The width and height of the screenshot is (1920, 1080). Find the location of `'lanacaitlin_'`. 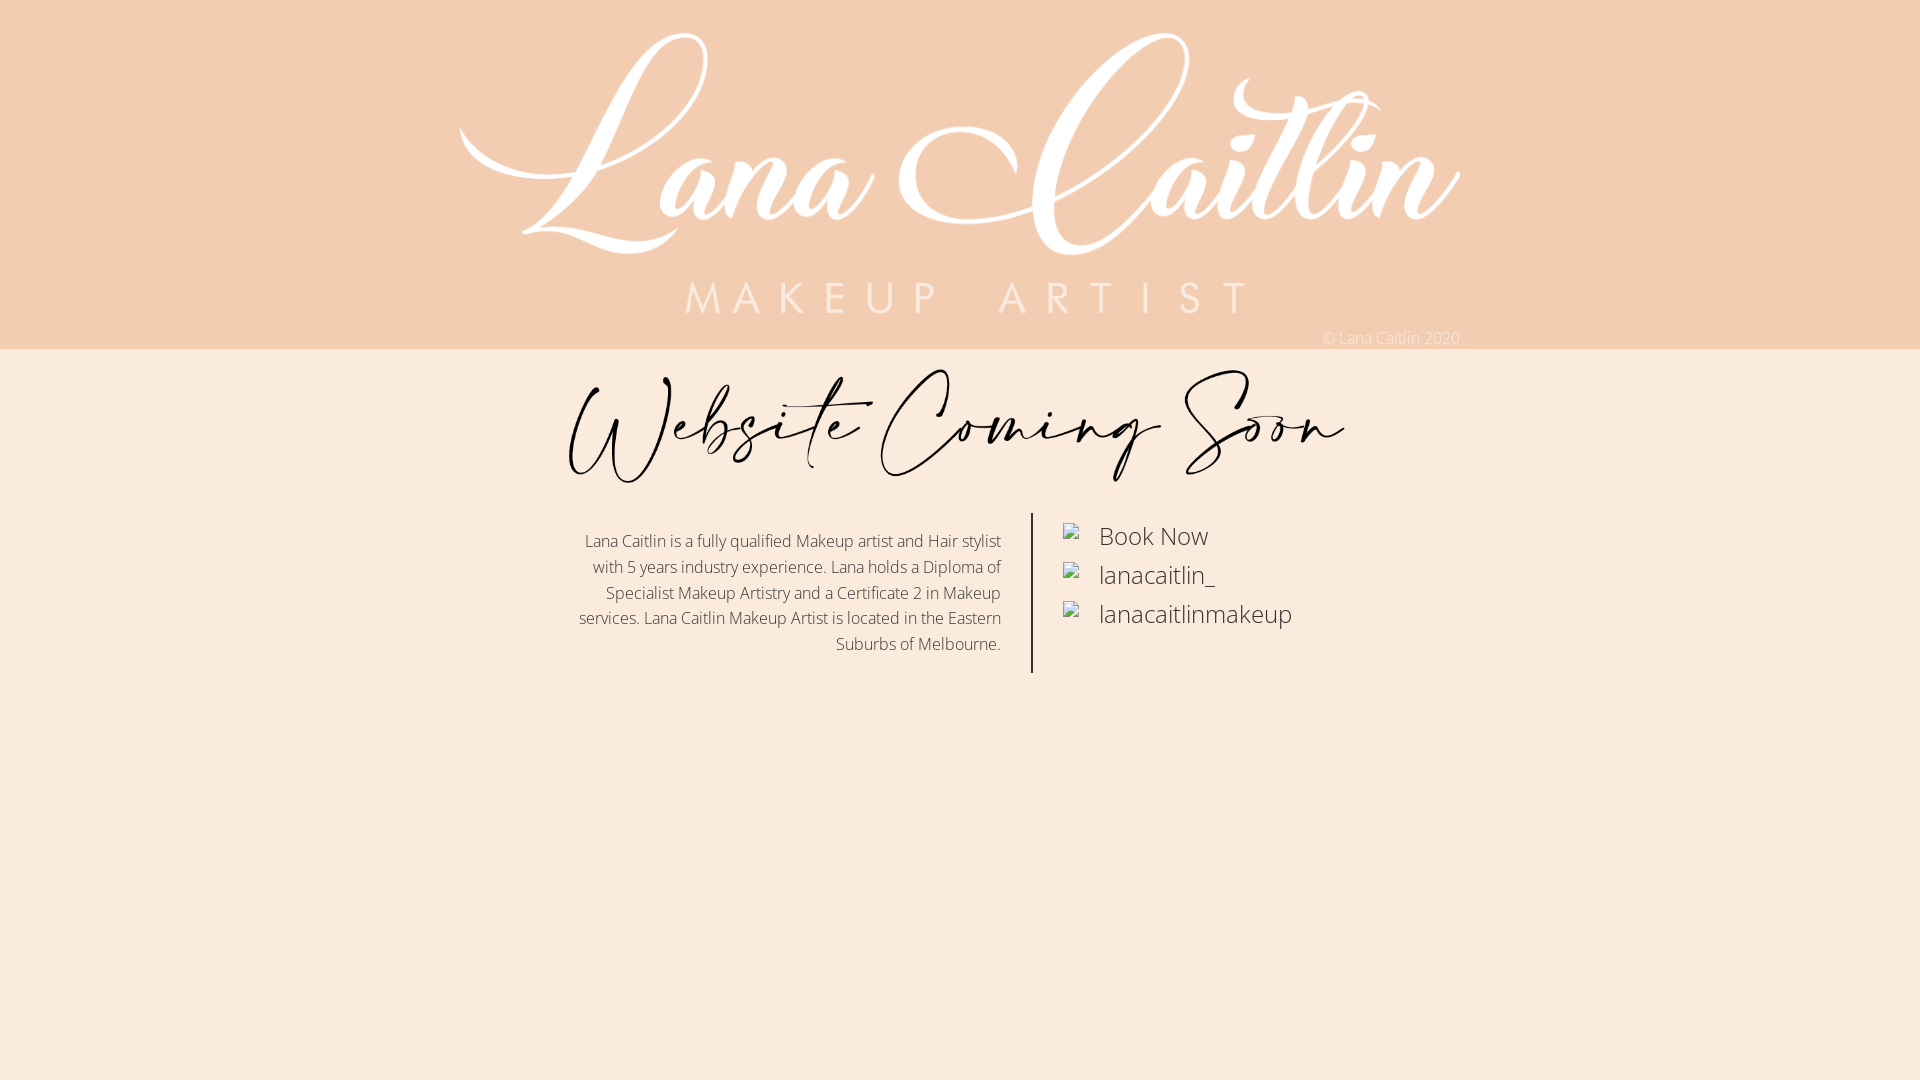

'lanacaitlin_' is located at coordinates (1156, 574).